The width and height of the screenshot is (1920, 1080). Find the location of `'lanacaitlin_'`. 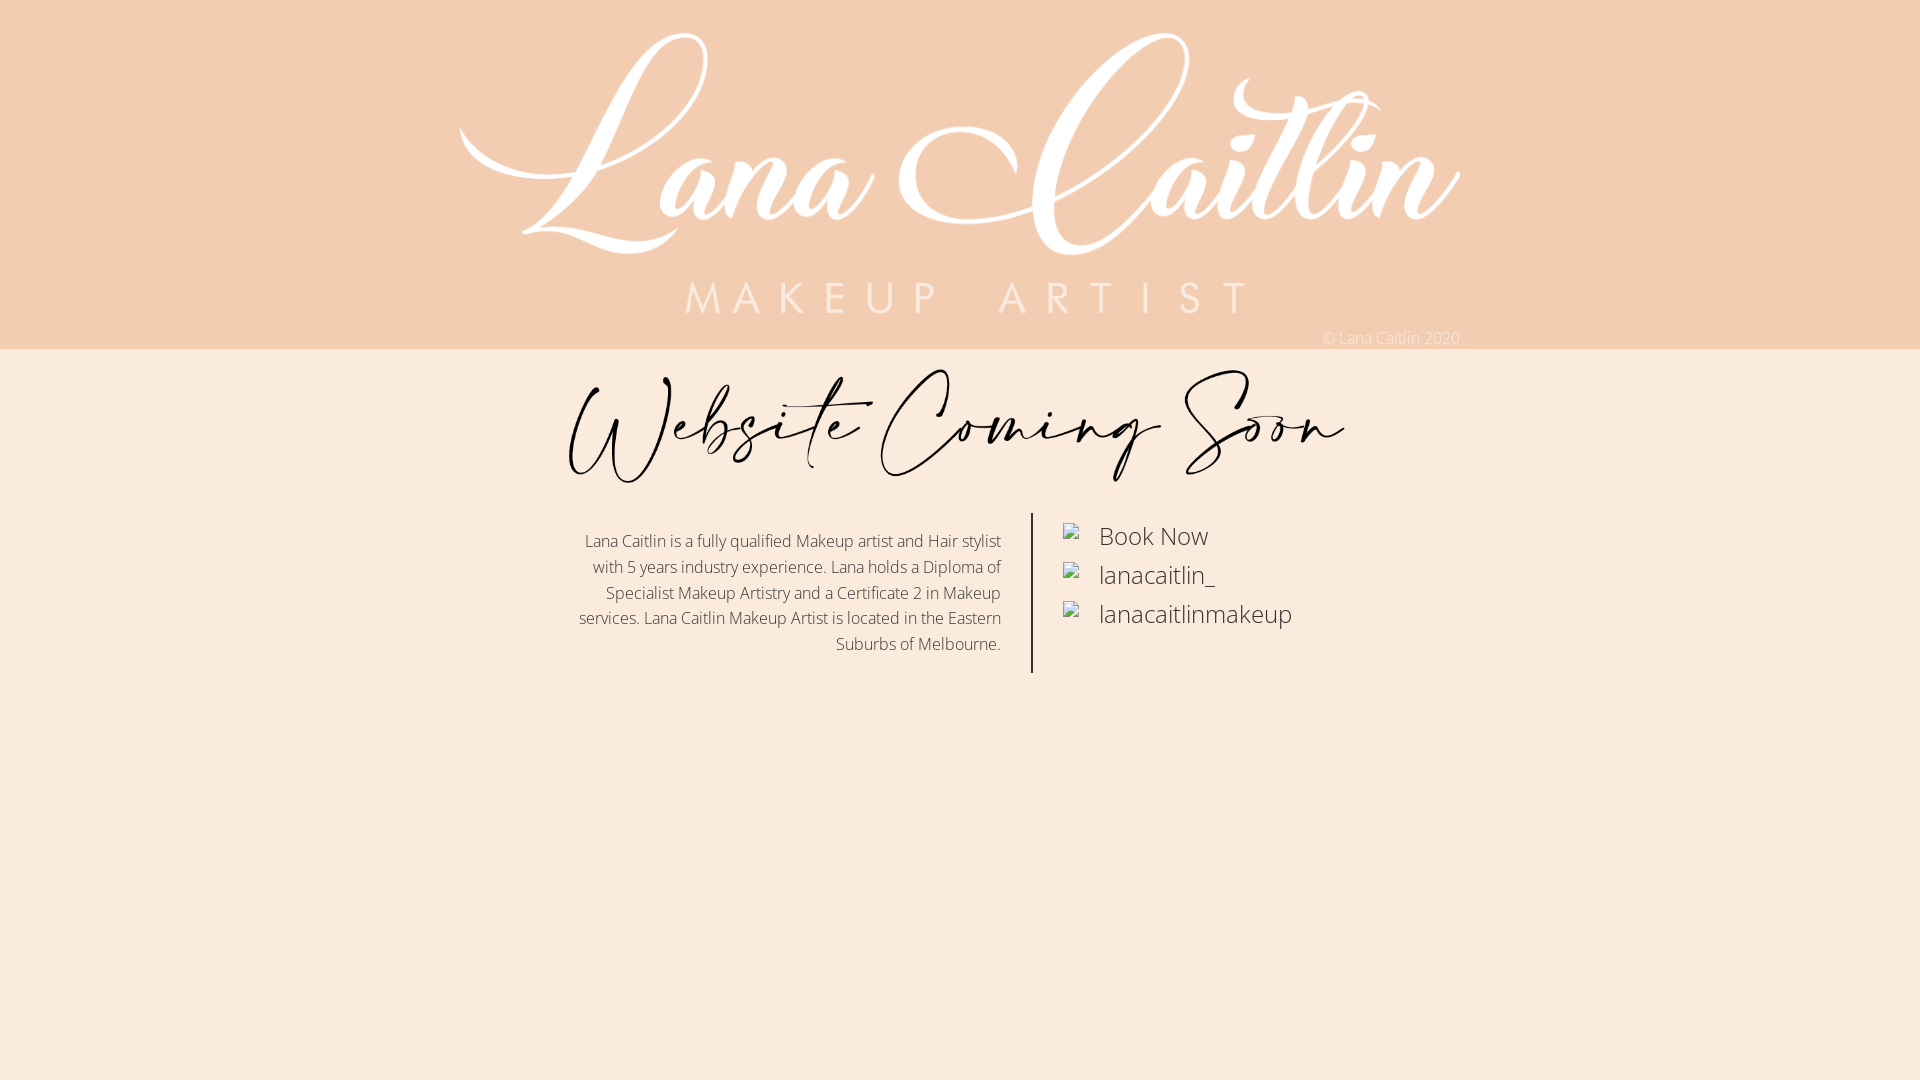

'lanacaitlin_' is located at coordinates (1156, 574).